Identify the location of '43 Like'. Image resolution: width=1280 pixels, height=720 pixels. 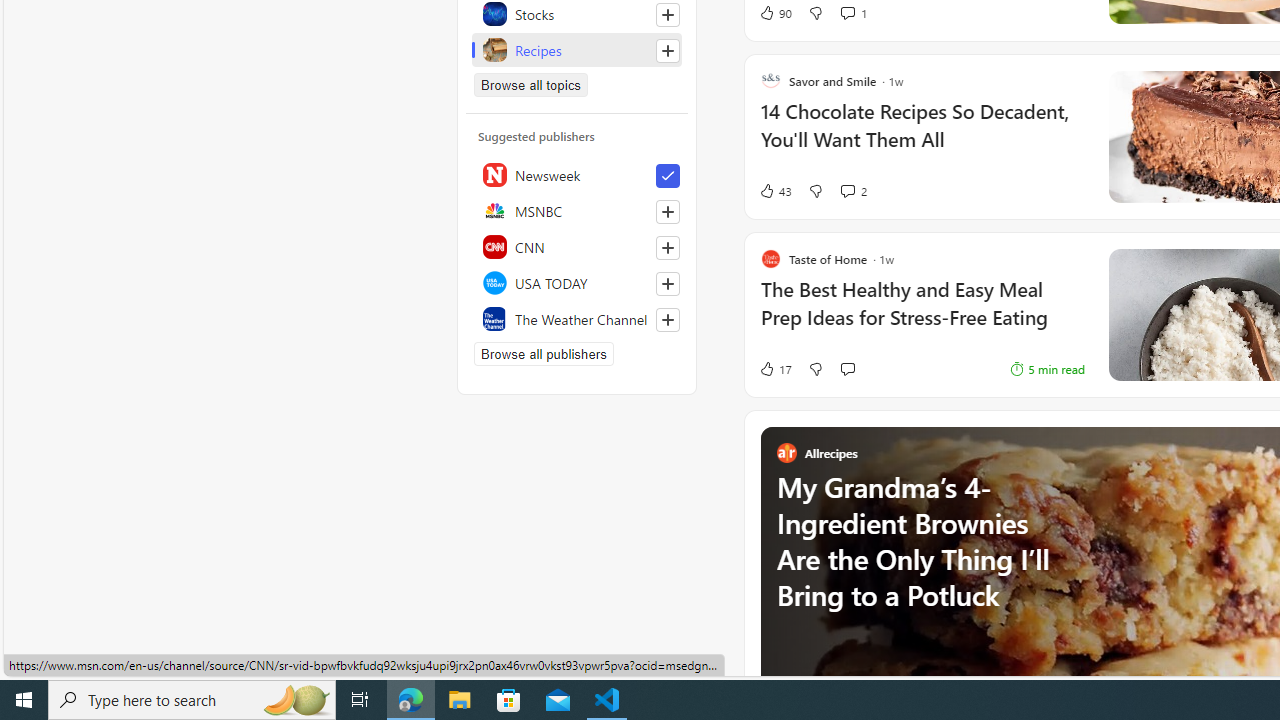
(774, 191).